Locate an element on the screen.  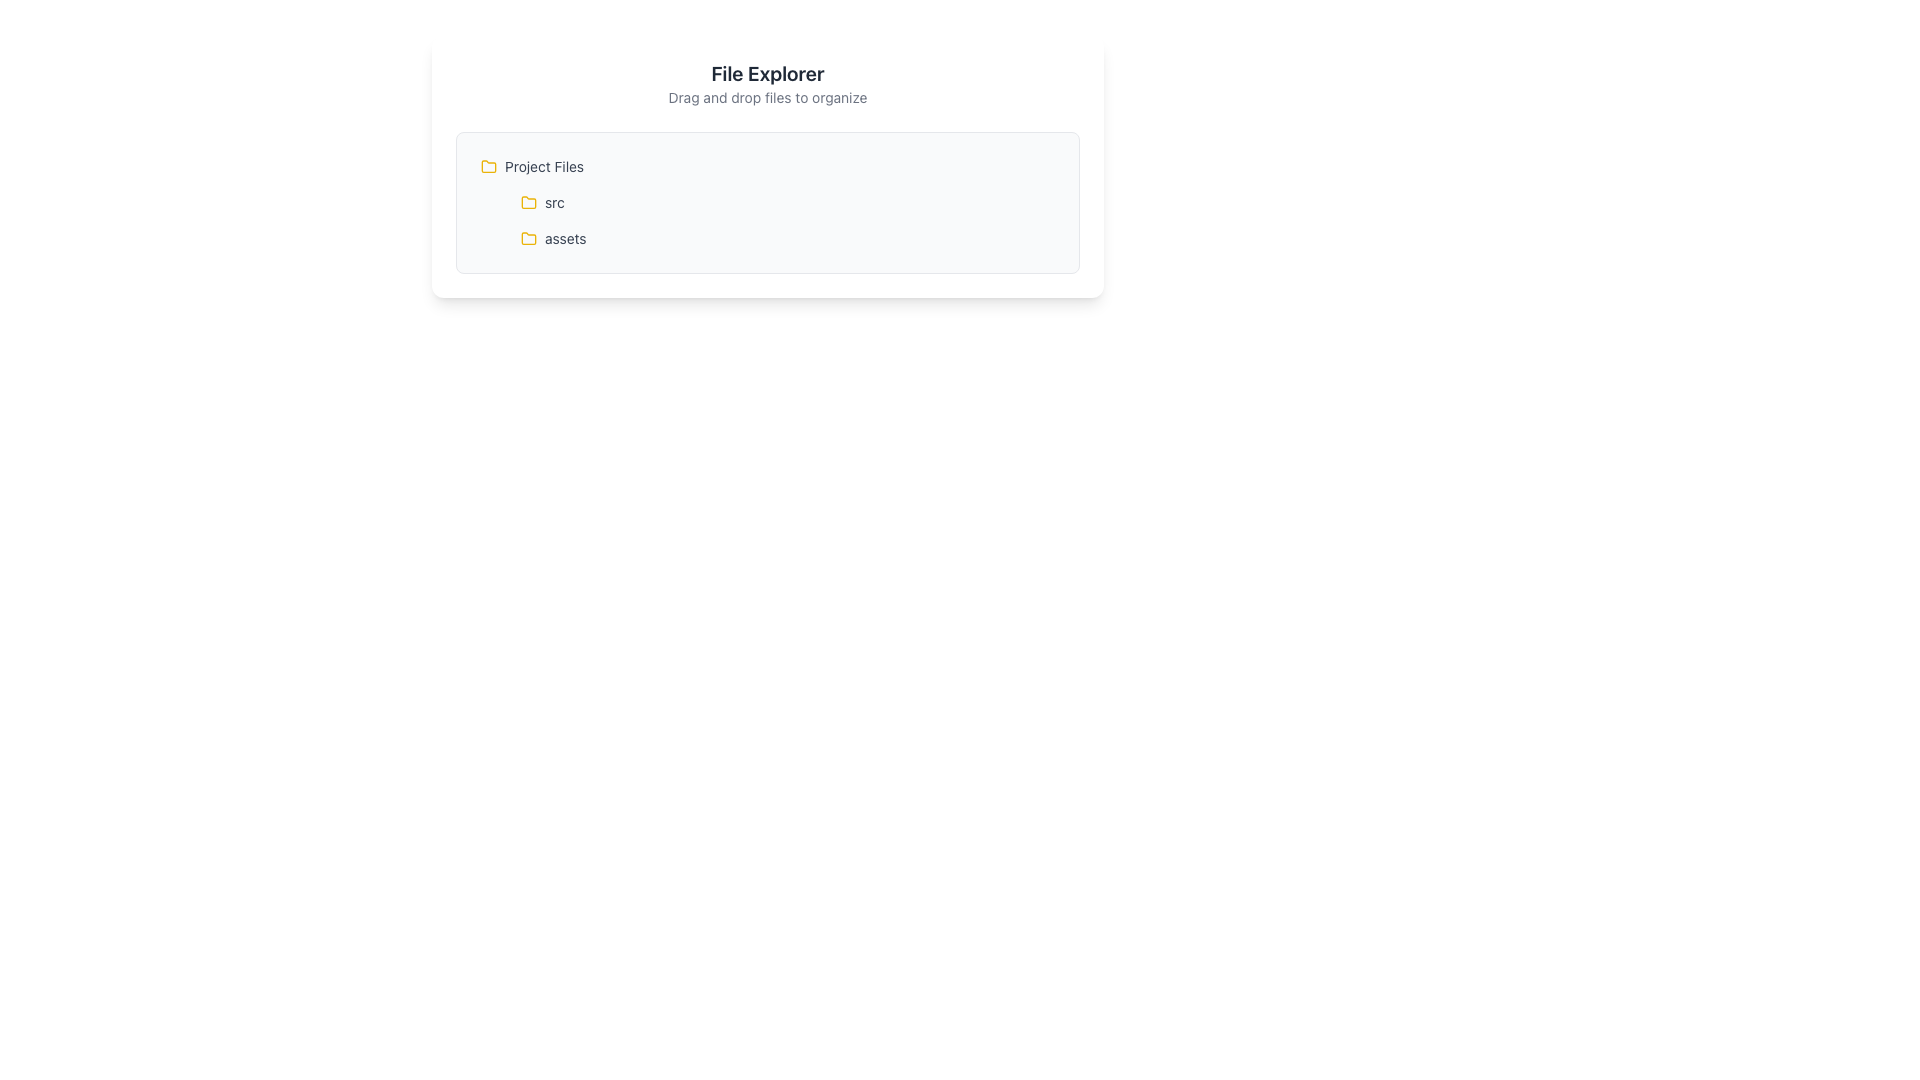
the yellow folder icon representing the 'src' directory in the file explorer is located at coordinates (528, 201).